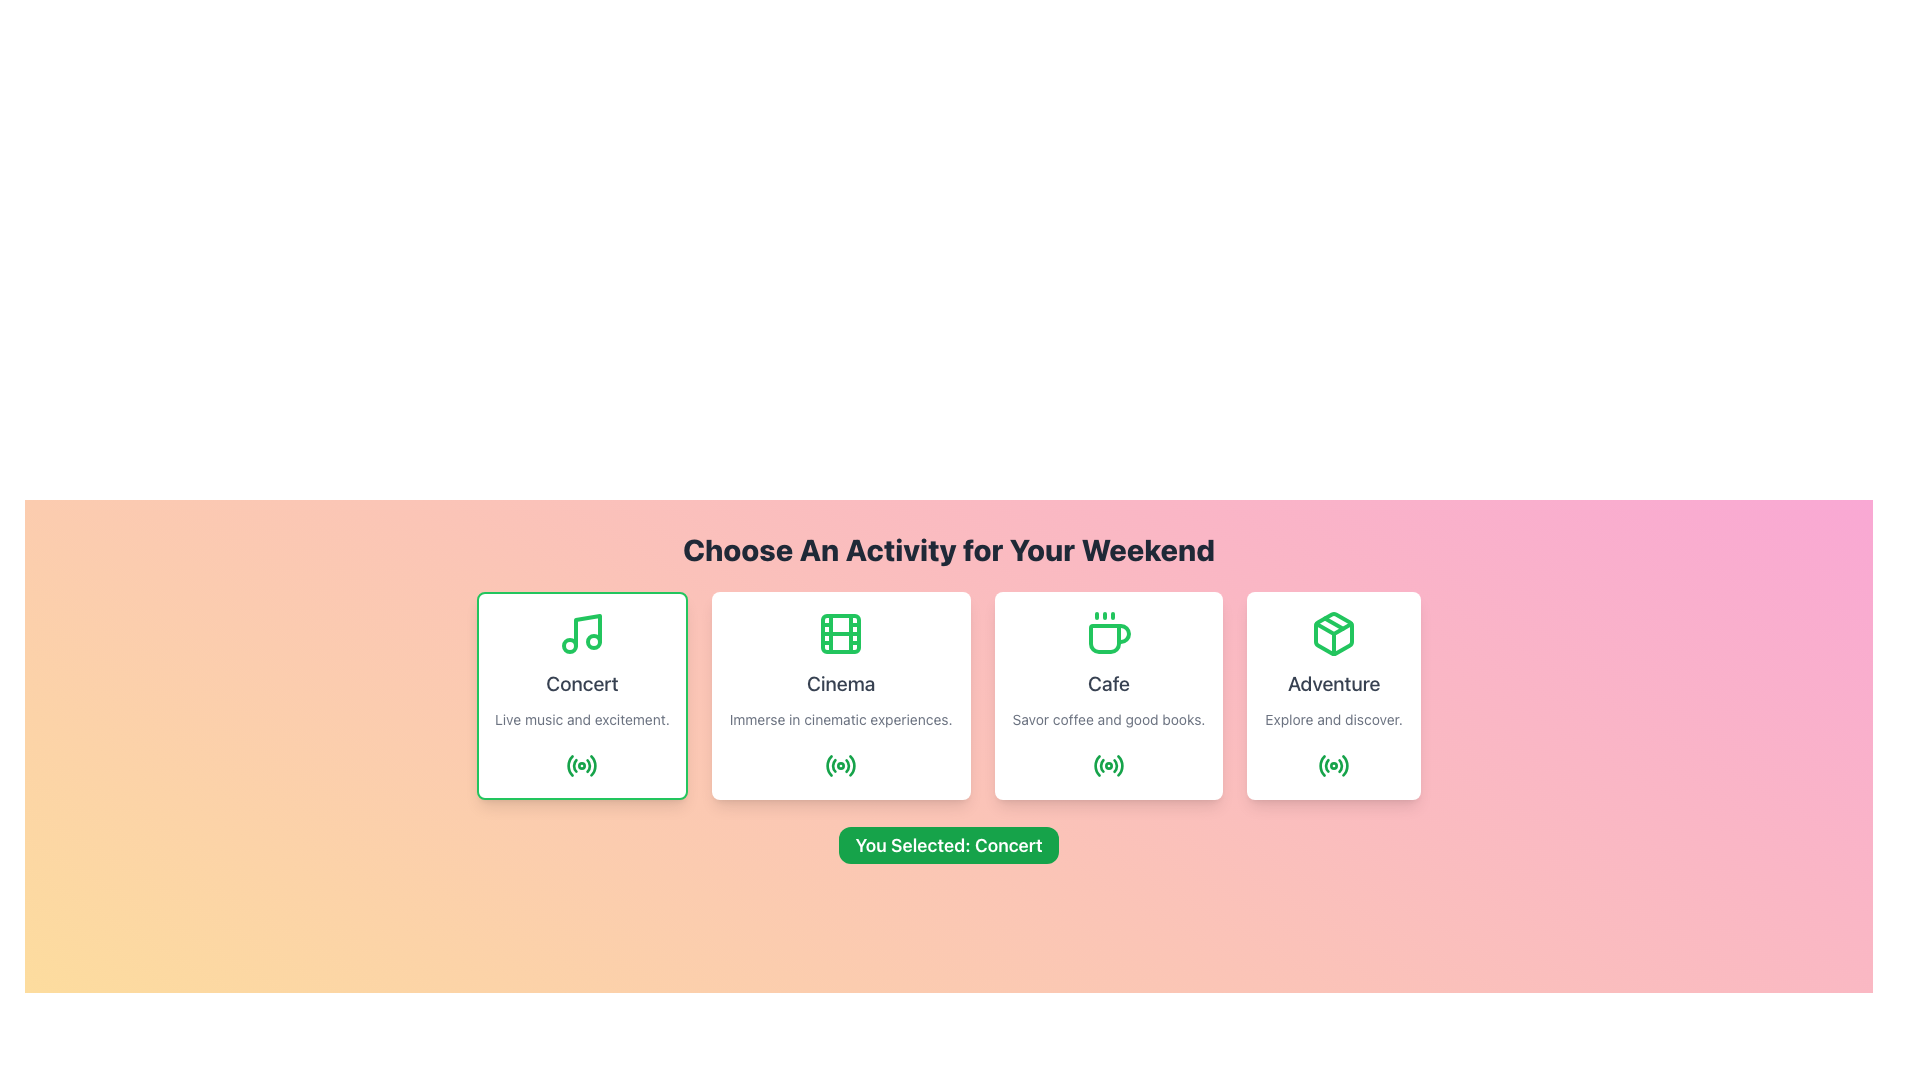  Describe the element at coordinates (1334, 682) in the screenshot. I see `the text label that describes the 'Adventure' card, which is the fourth card from the left in a row of interactive cards below the header 'Choose An Activity for Your Weekend'` at that location.